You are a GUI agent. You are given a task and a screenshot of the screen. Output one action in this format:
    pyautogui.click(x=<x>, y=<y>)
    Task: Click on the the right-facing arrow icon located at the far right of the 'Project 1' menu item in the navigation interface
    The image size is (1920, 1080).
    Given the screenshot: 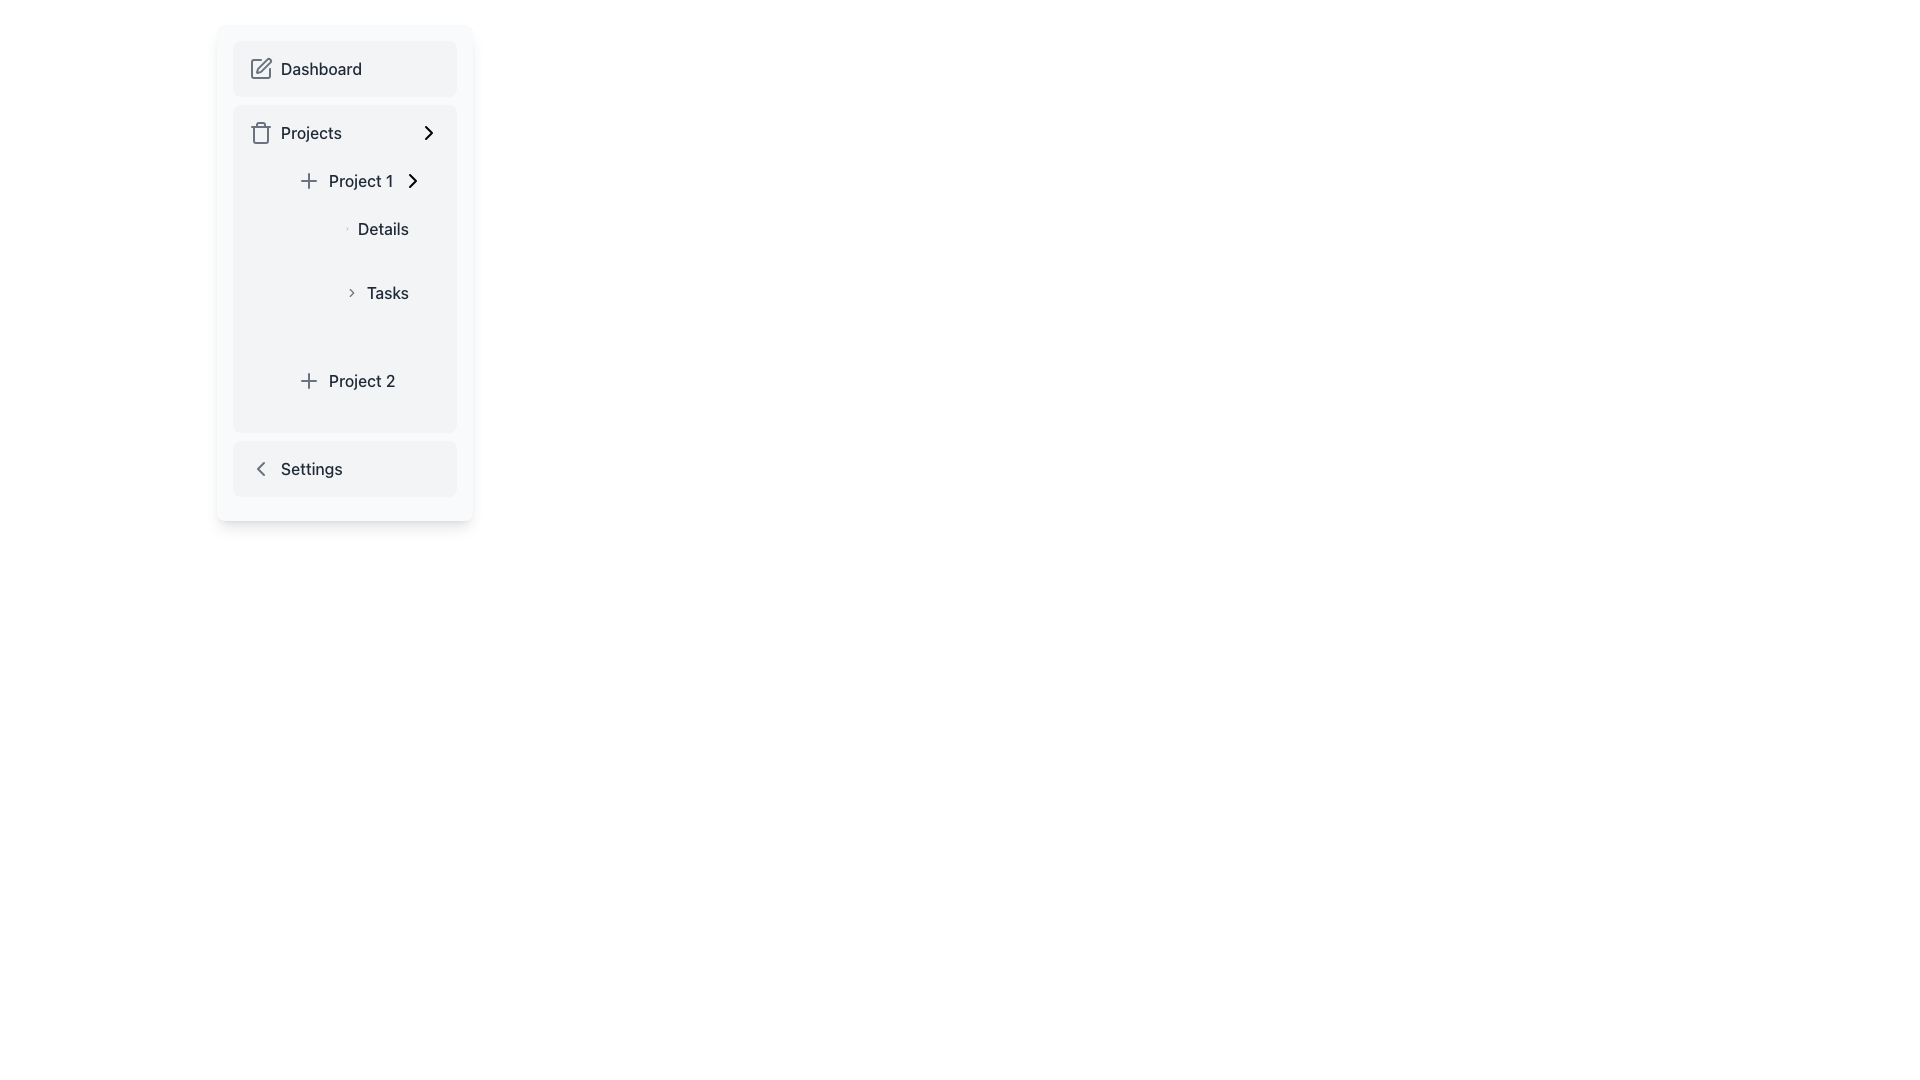 What is the action you would take?
    pyautogui.click(x=411, y=181)
    